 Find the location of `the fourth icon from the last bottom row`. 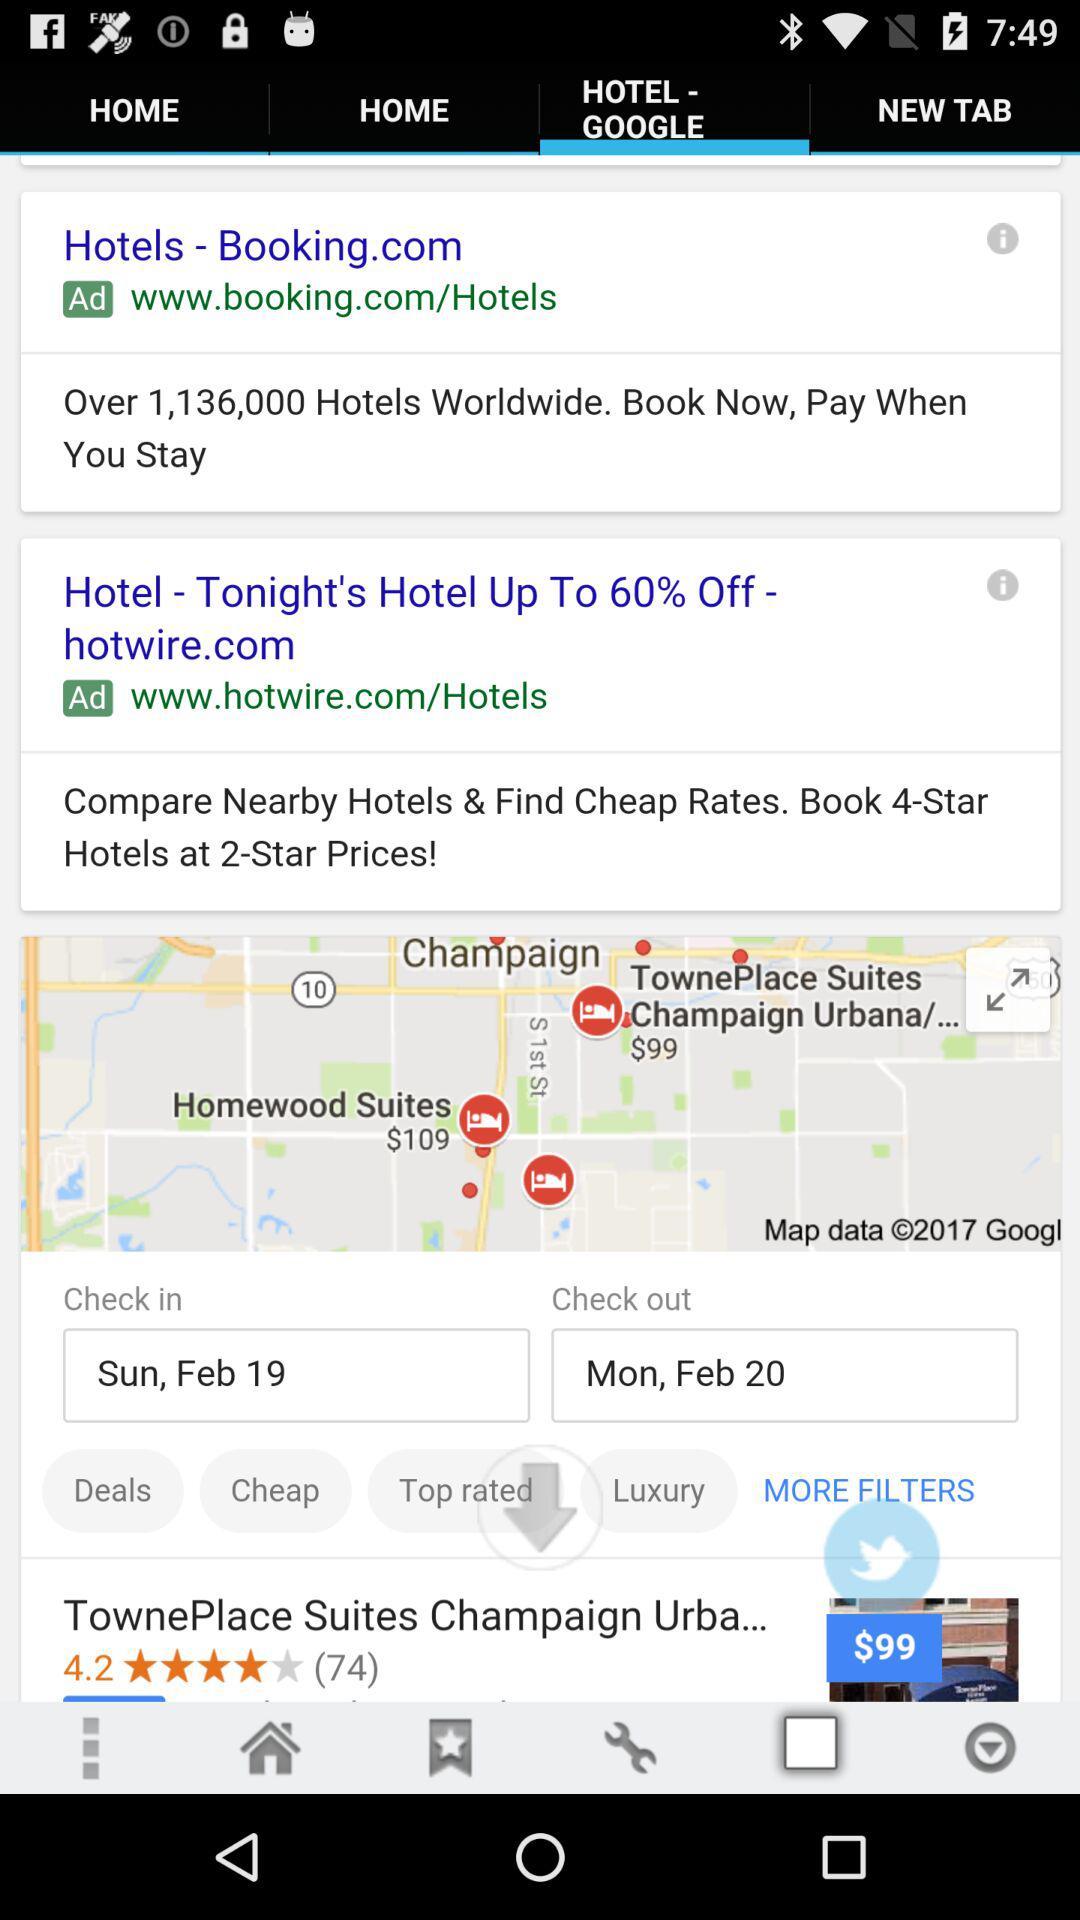

the fourth icon from the last bottom row is located at coordinates (628, 1746).